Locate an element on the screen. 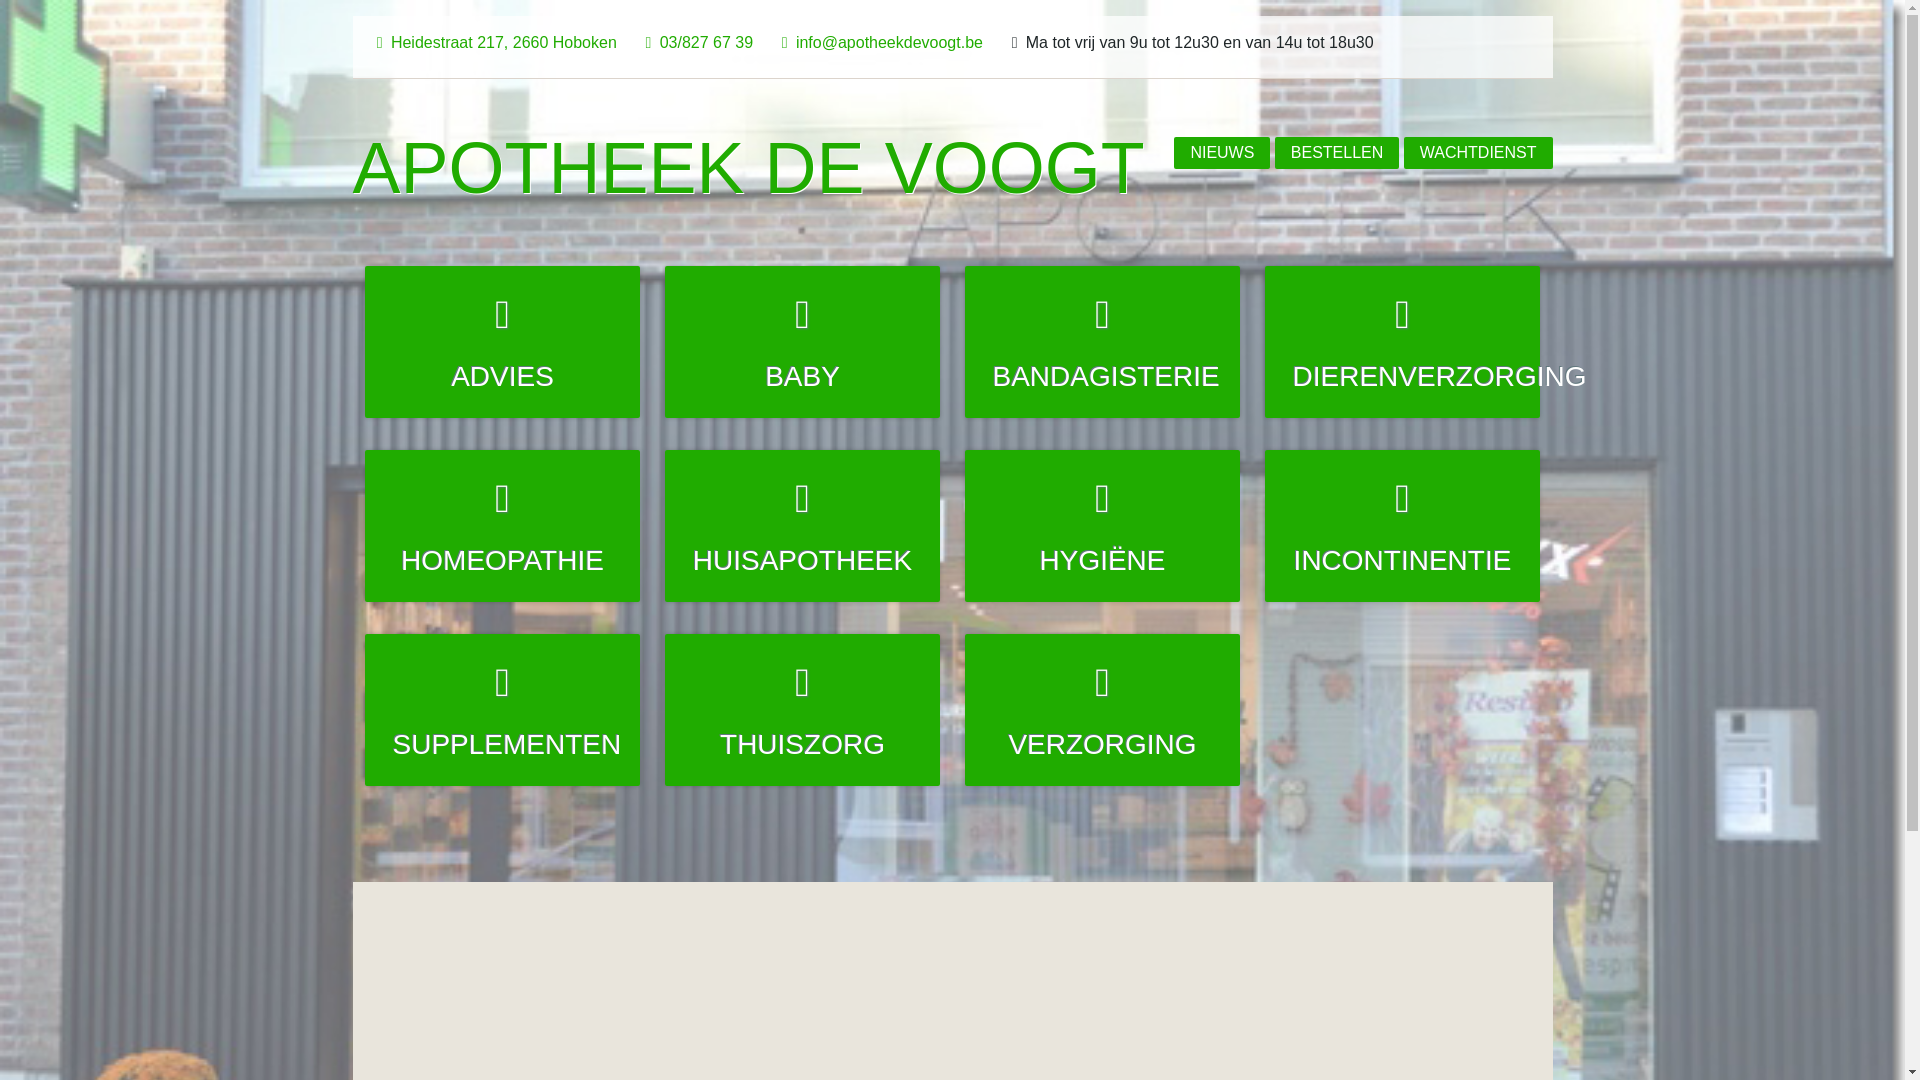 This screenshot has height=1080, width=1920. 'Heidestraat 217, 2660 Hoboken' is located at coordinates (492, 42).